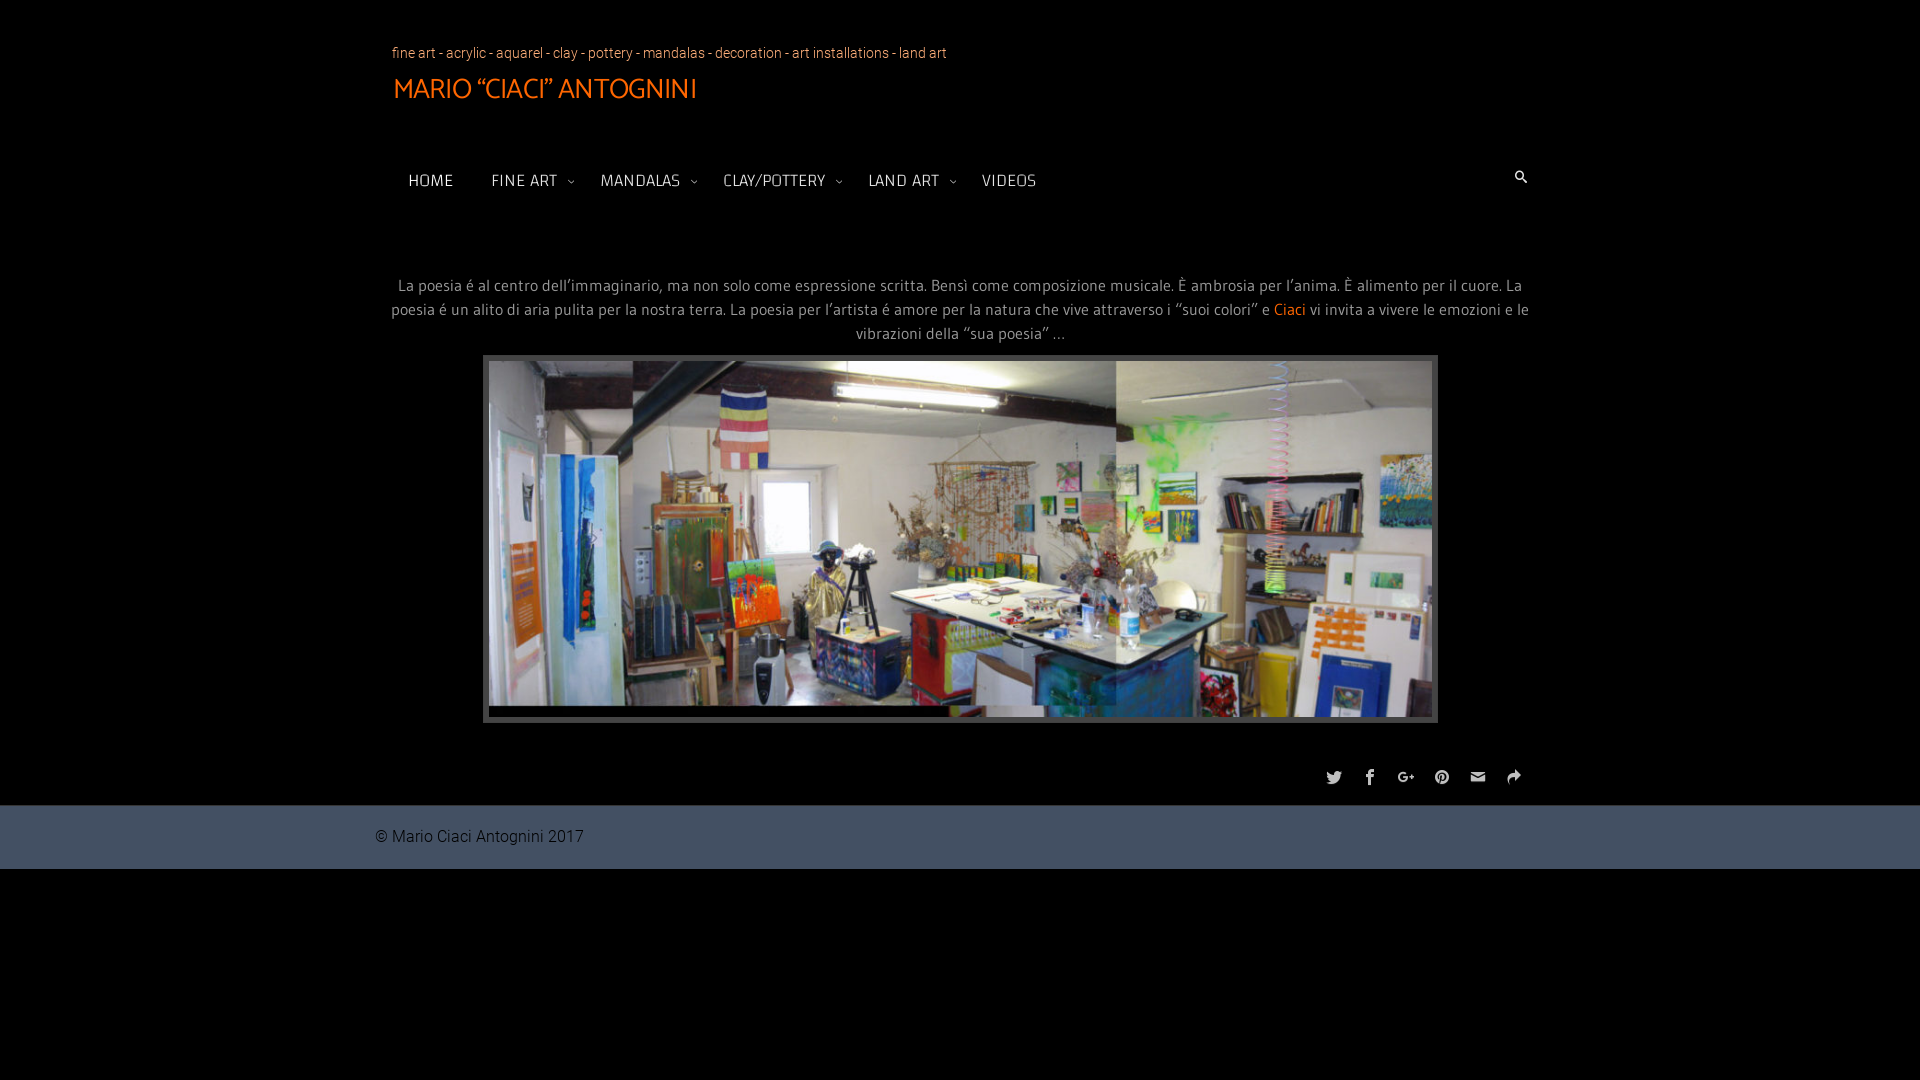  Describe the element at coordinates (643, 180) in the screenshot. I see `'MANDALAS'` at that location.